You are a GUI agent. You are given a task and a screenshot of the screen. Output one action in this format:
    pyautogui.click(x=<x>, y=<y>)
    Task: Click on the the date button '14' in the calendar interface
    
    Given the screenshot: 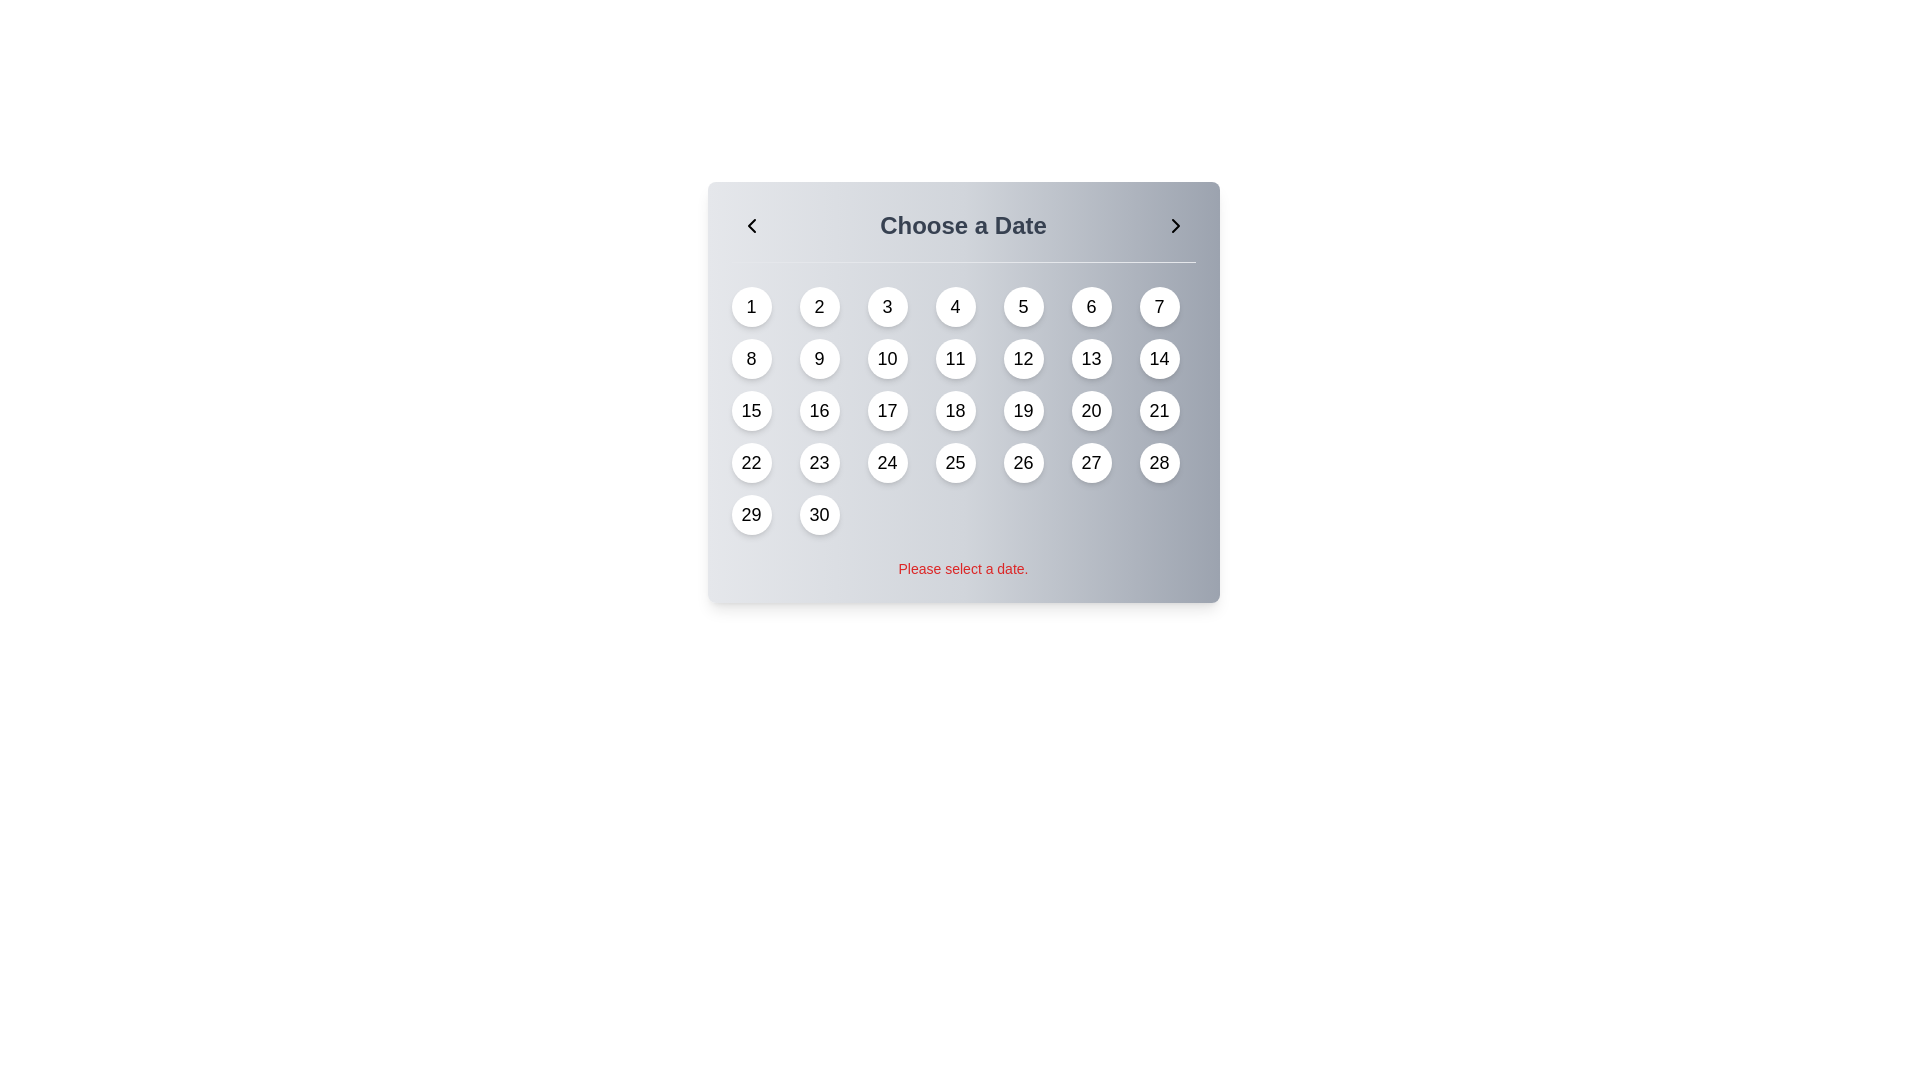 What is the action you would take?
    pyautogui.click(x=1159, y=357)
    